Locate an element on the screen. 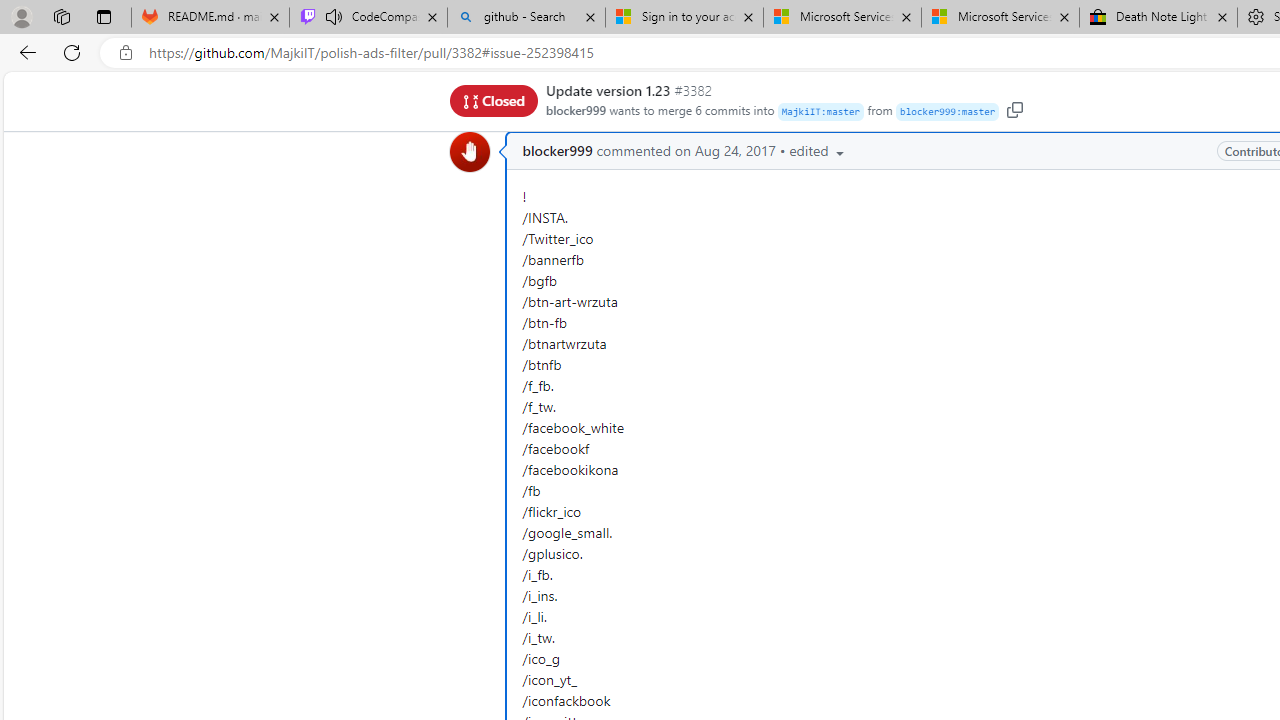  'blocker999' is located at coordinates (557, 150).